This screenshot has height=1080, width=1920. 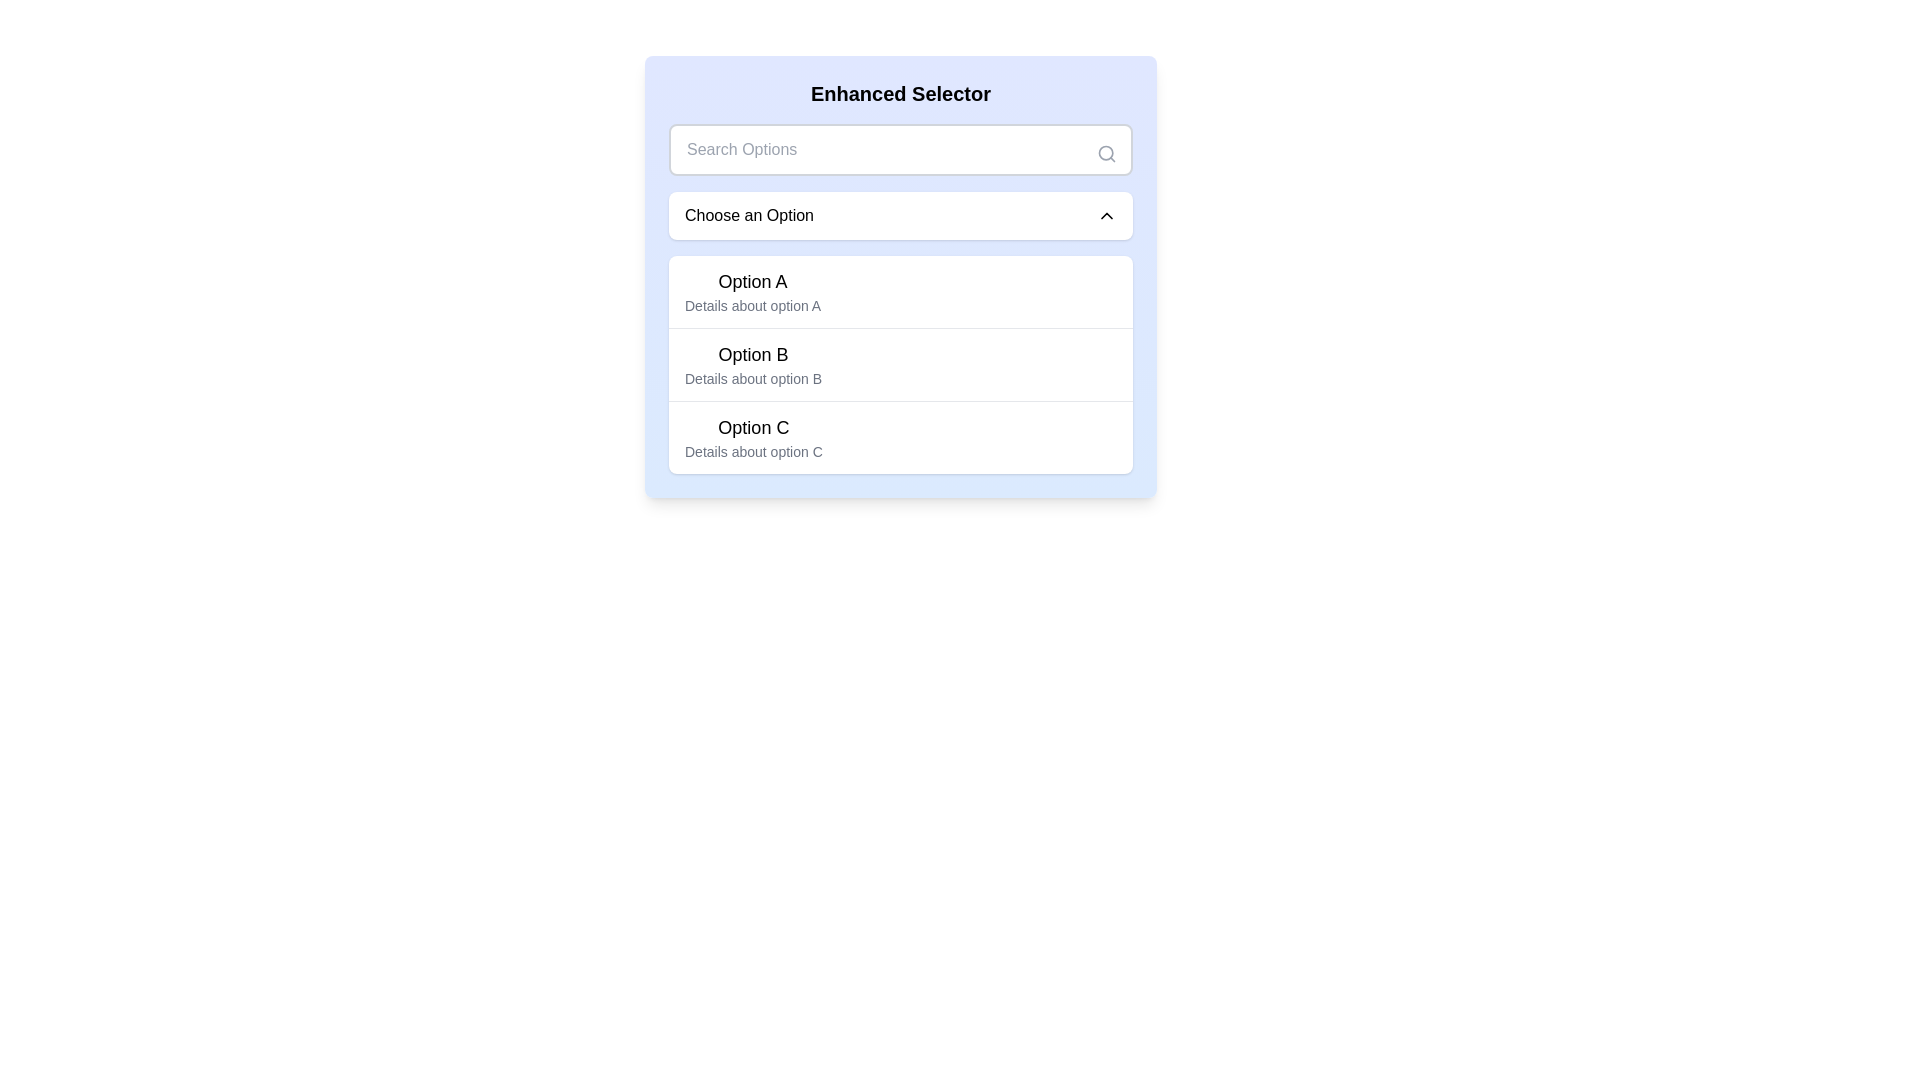 I want to click on the decorative graphical element that represents the lens of the magnifying glass in the search icon, located on the right side of the top 'Search Options' input box, so click(x=1105, y=152).